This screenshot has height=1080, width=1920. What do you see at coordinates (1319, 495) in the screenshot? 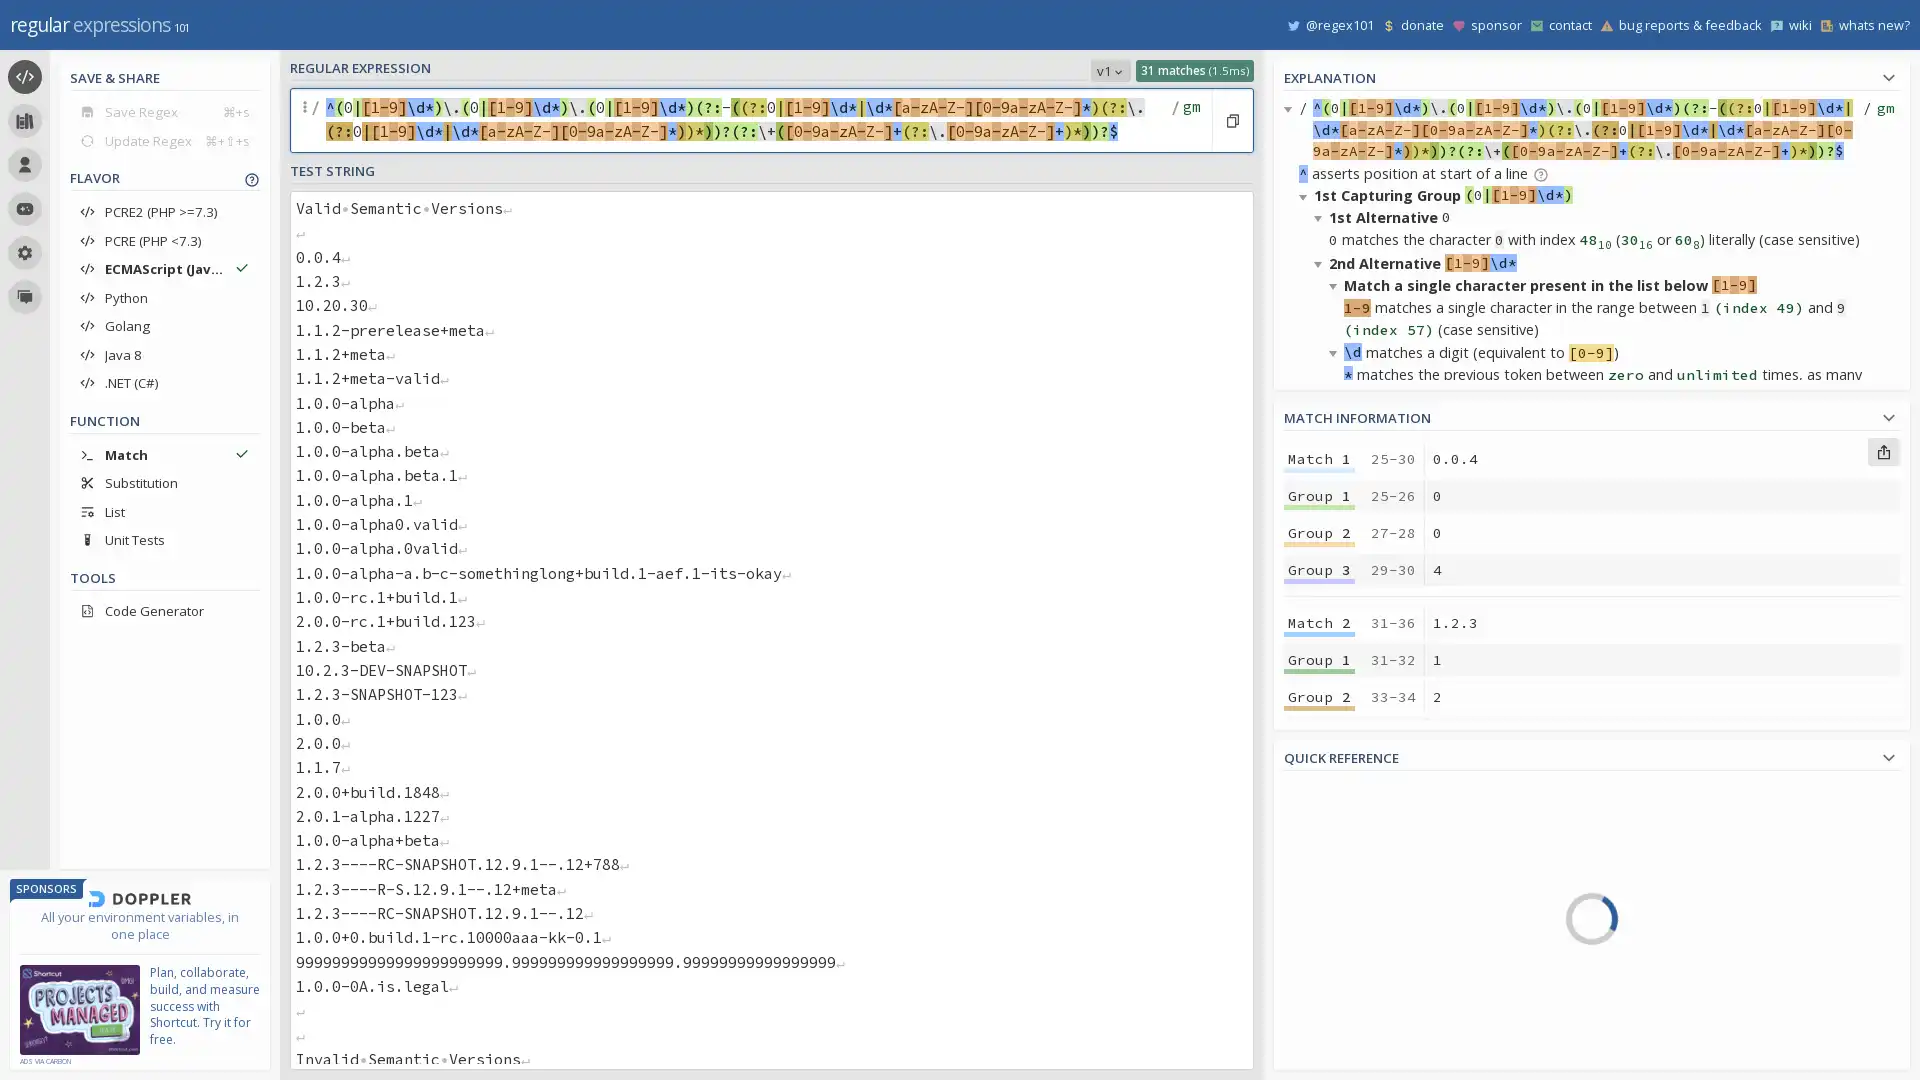
I see `Group 1` at bounding box center [1319, 495].